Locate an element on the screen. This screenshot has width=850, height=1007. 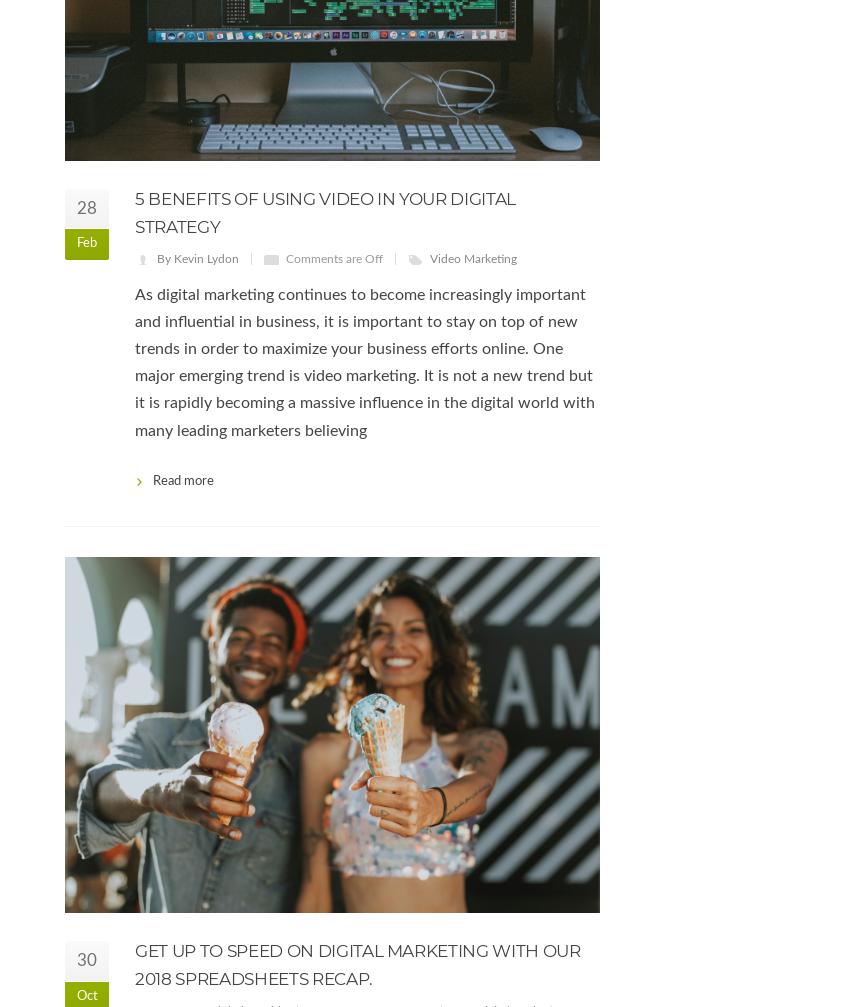
'Read more' is located at coordinates (153, 480).